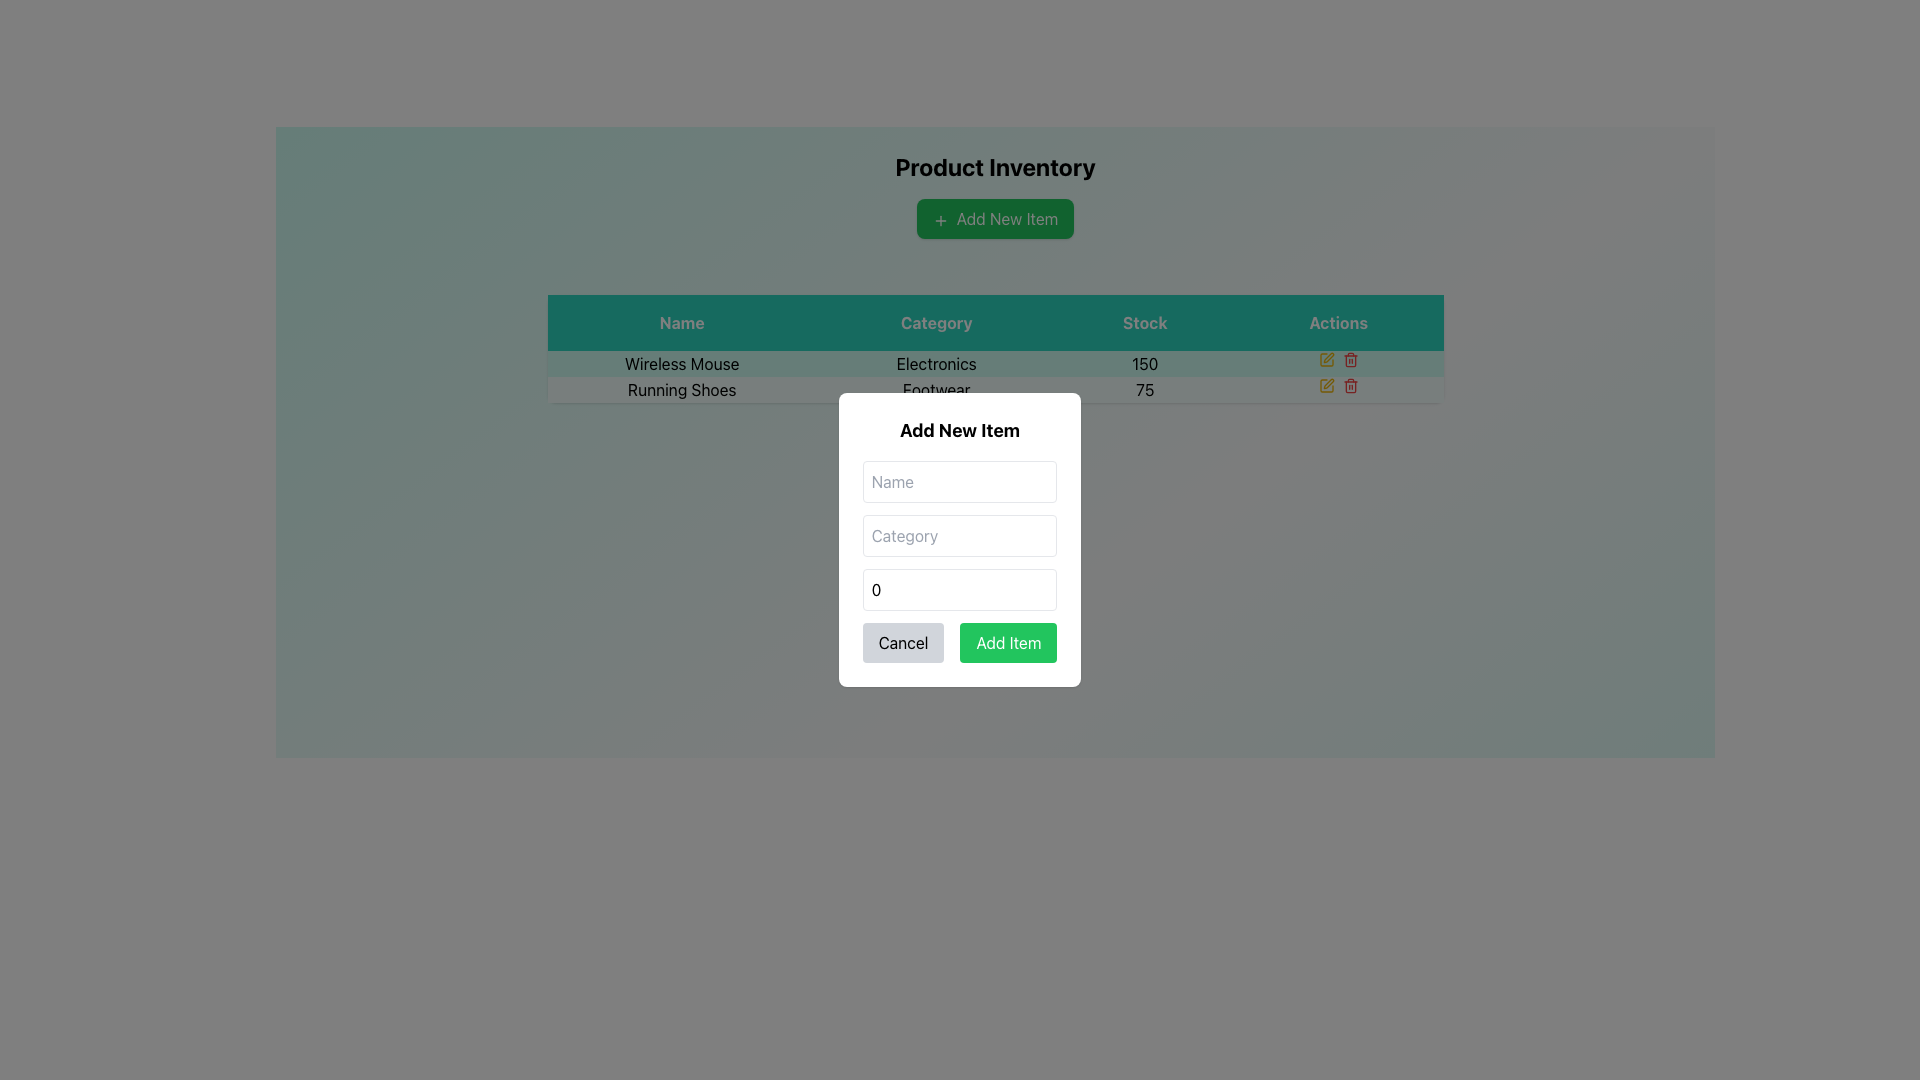 The height and width of the screenshot is (1080, 1920). Describe the element at coordinates (935, 363) in the screenshot. I see `text label indicating the category of the item 'Wireless Mouse' located in the grid under the 'Category' column` at that location.